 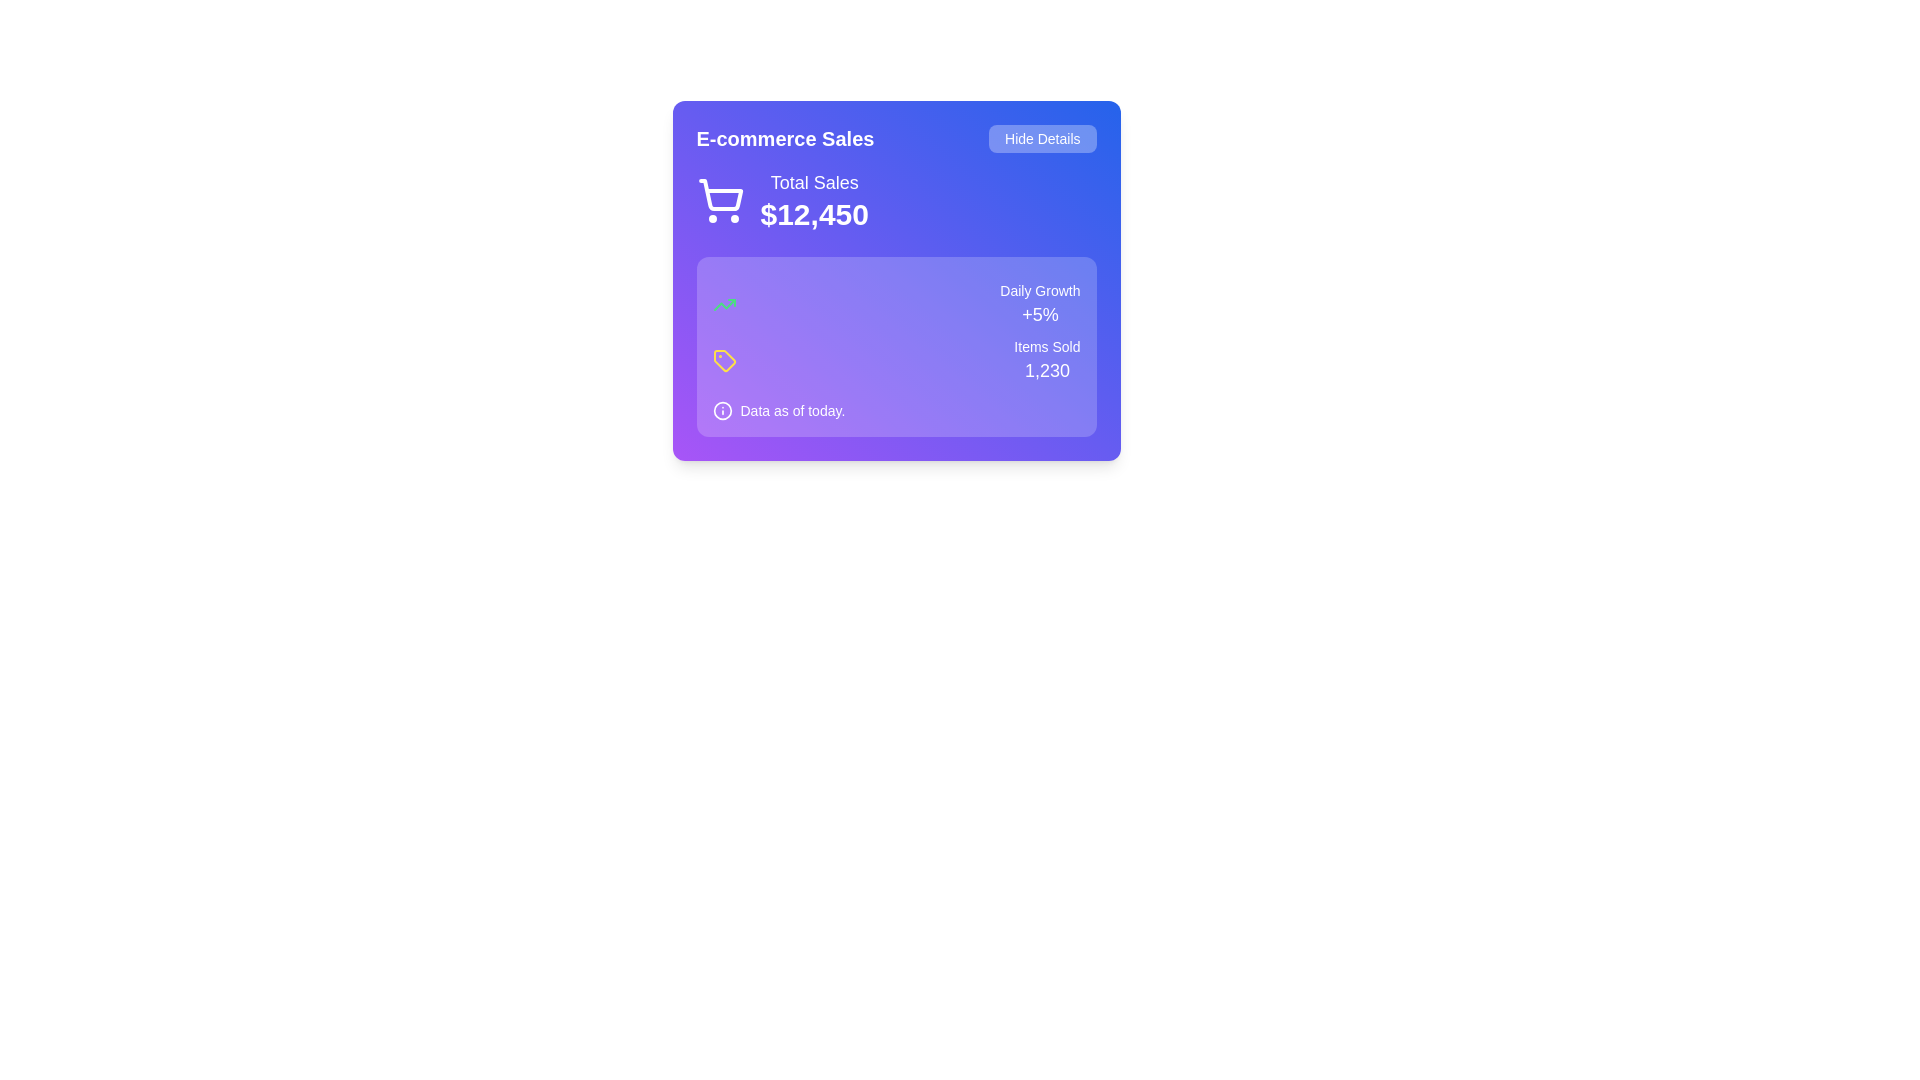 What do you see at coordinates (720, 200) in the screenshot?
I see `the sales icon in the upper-left subsection of the 'E-commerce Sales' card, which symbolizes sales or shopping` at bounding box center [720, 200].